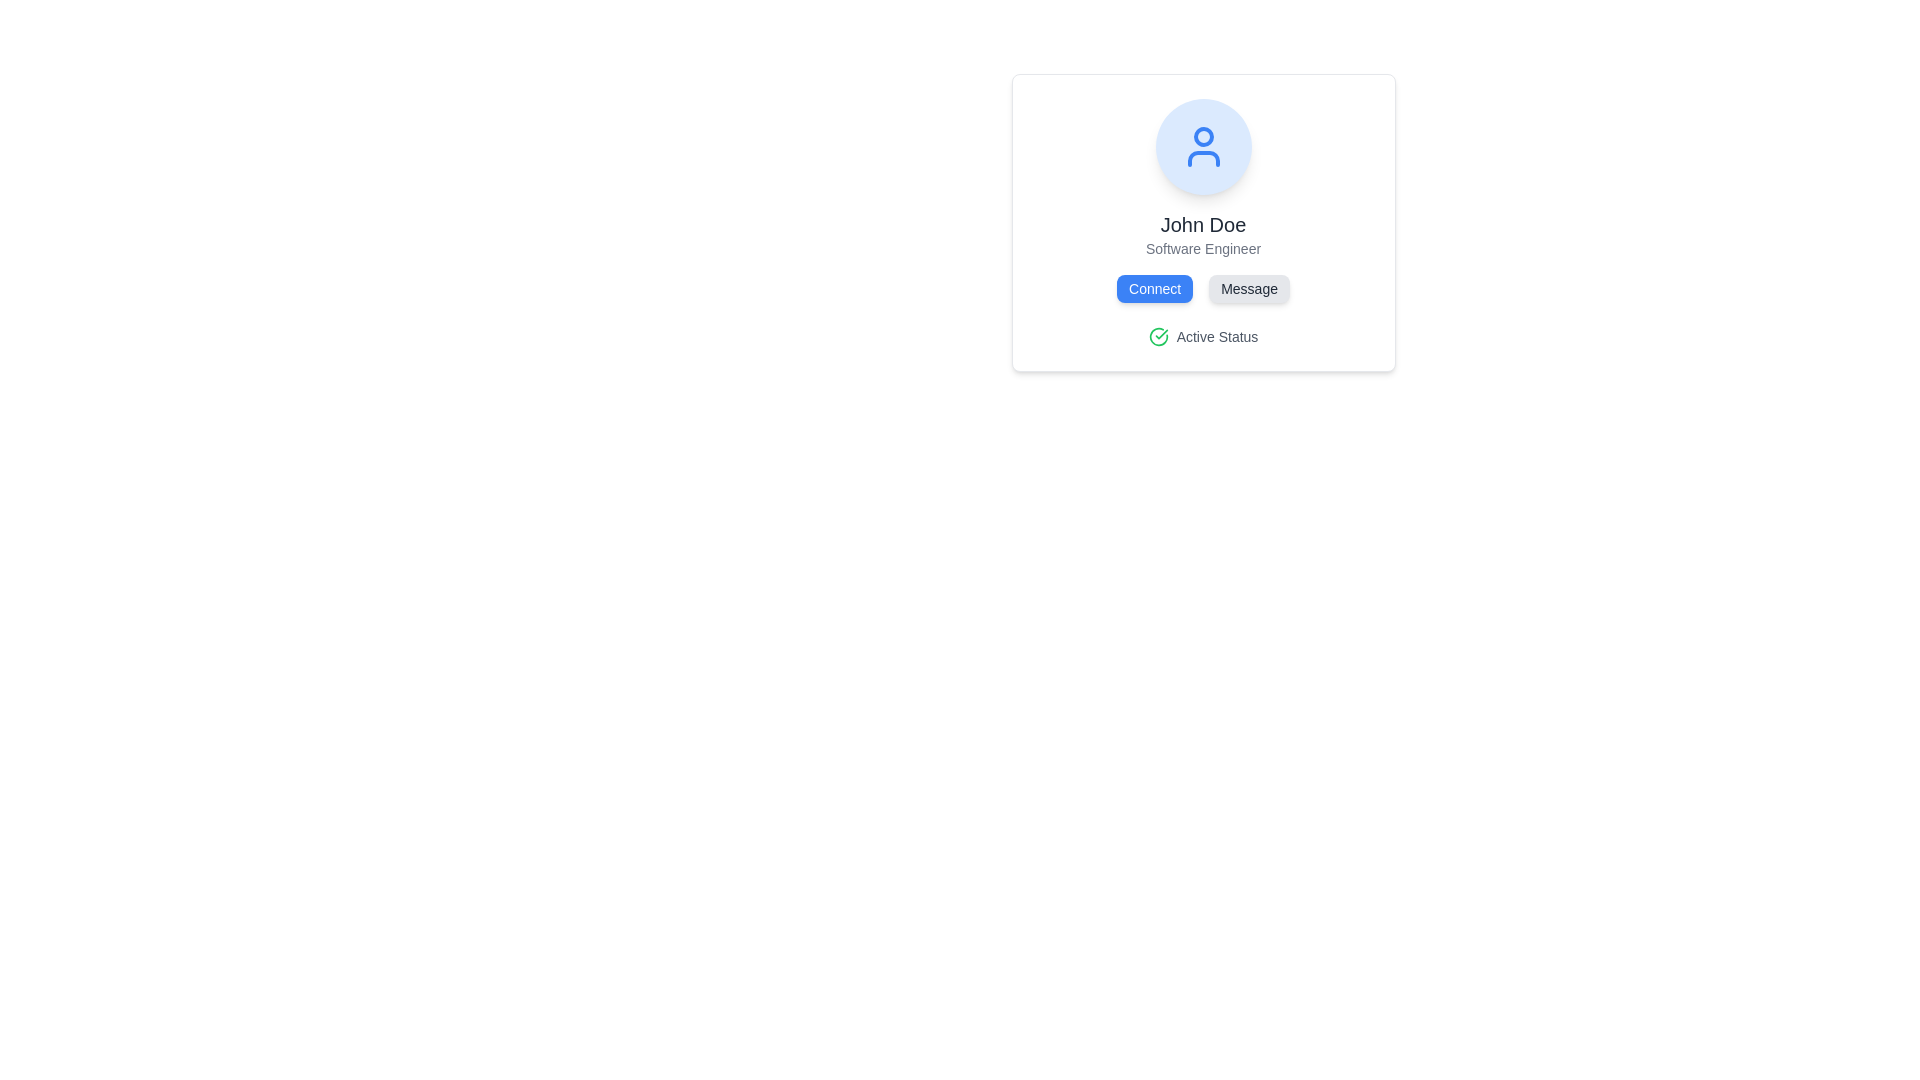 The image size is (1920, 1080). What do you see at coordinates (1202, 234) in the screenshot?
I see `the Text Display element that shows 'John Doe' and 'Software Engineer', which is positioned centrally within a card below the avatar icon` at bounding box center [1202, 234].